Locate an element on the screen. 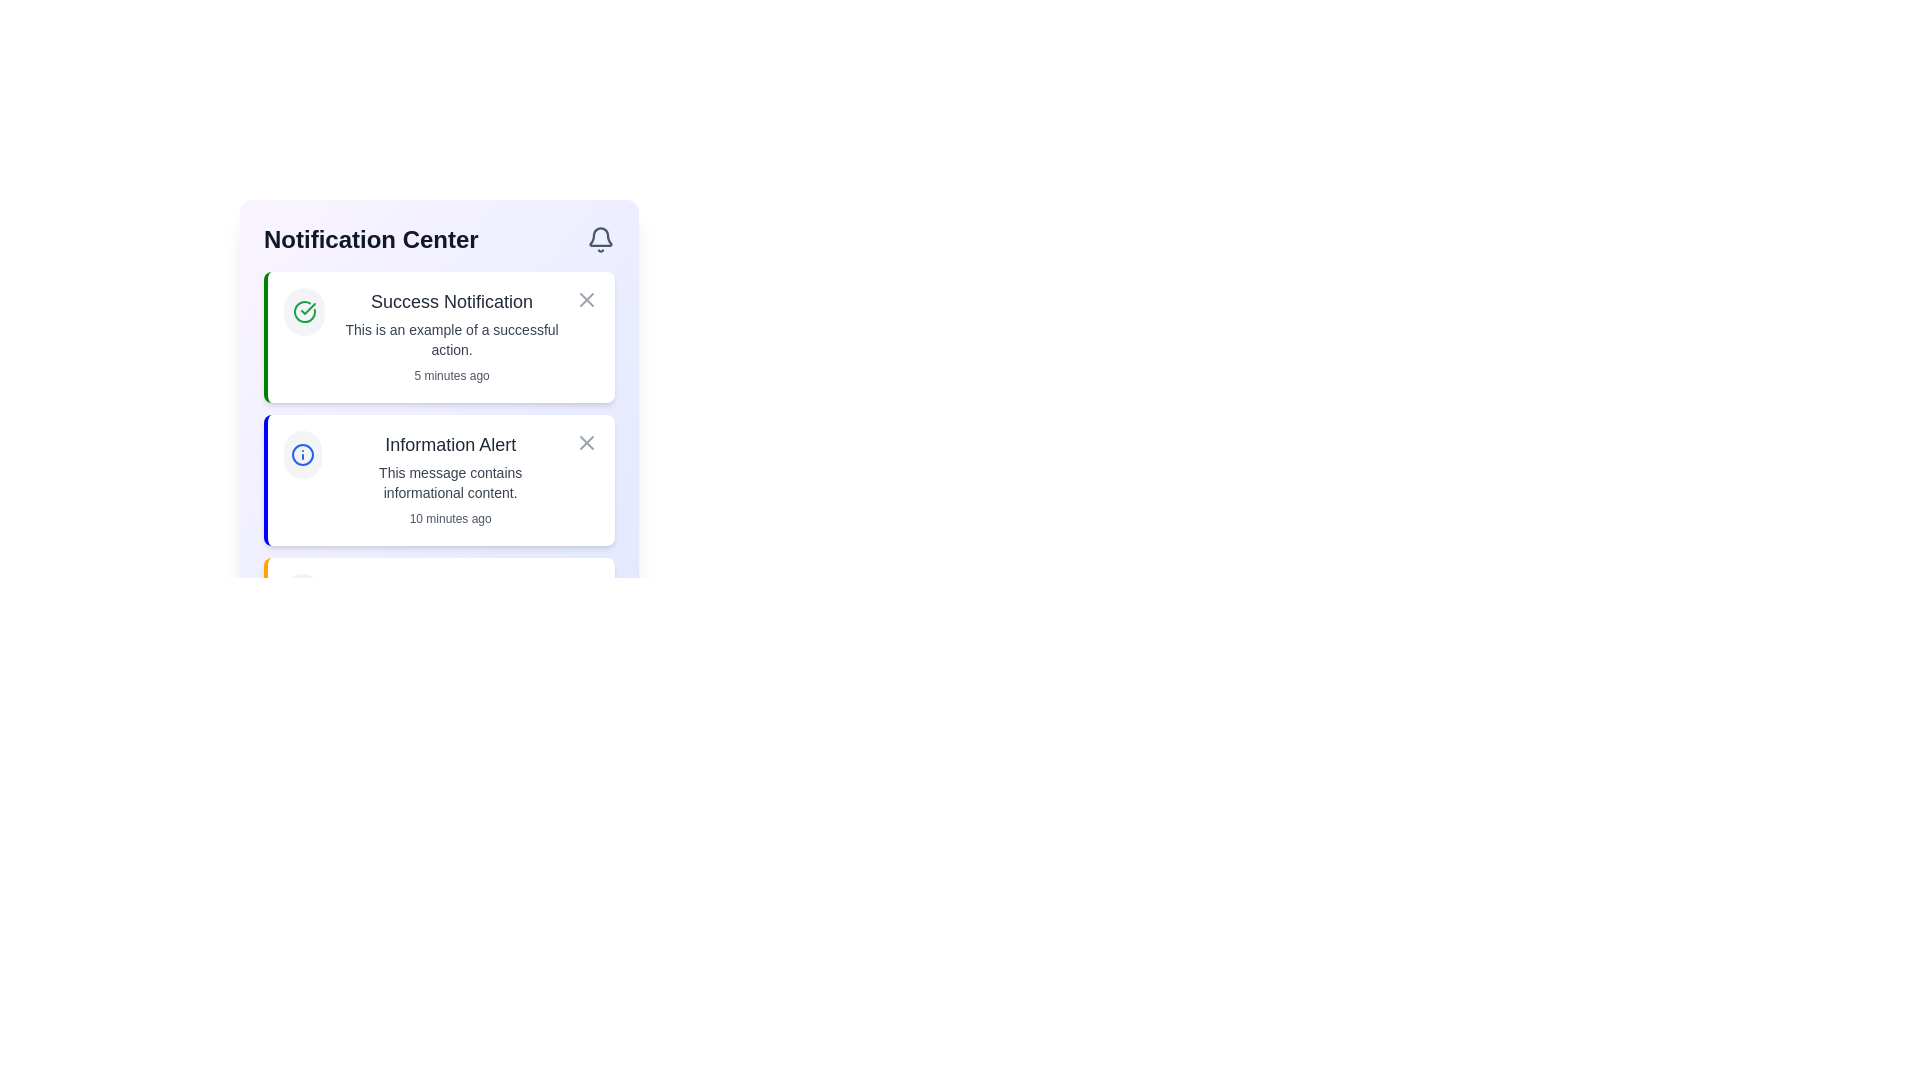 This screenshot has width=1920, height=1080. the small diagonal cross icon located in the upper-right part of the 'Success Notification' card is located at coordinates (585, 442).